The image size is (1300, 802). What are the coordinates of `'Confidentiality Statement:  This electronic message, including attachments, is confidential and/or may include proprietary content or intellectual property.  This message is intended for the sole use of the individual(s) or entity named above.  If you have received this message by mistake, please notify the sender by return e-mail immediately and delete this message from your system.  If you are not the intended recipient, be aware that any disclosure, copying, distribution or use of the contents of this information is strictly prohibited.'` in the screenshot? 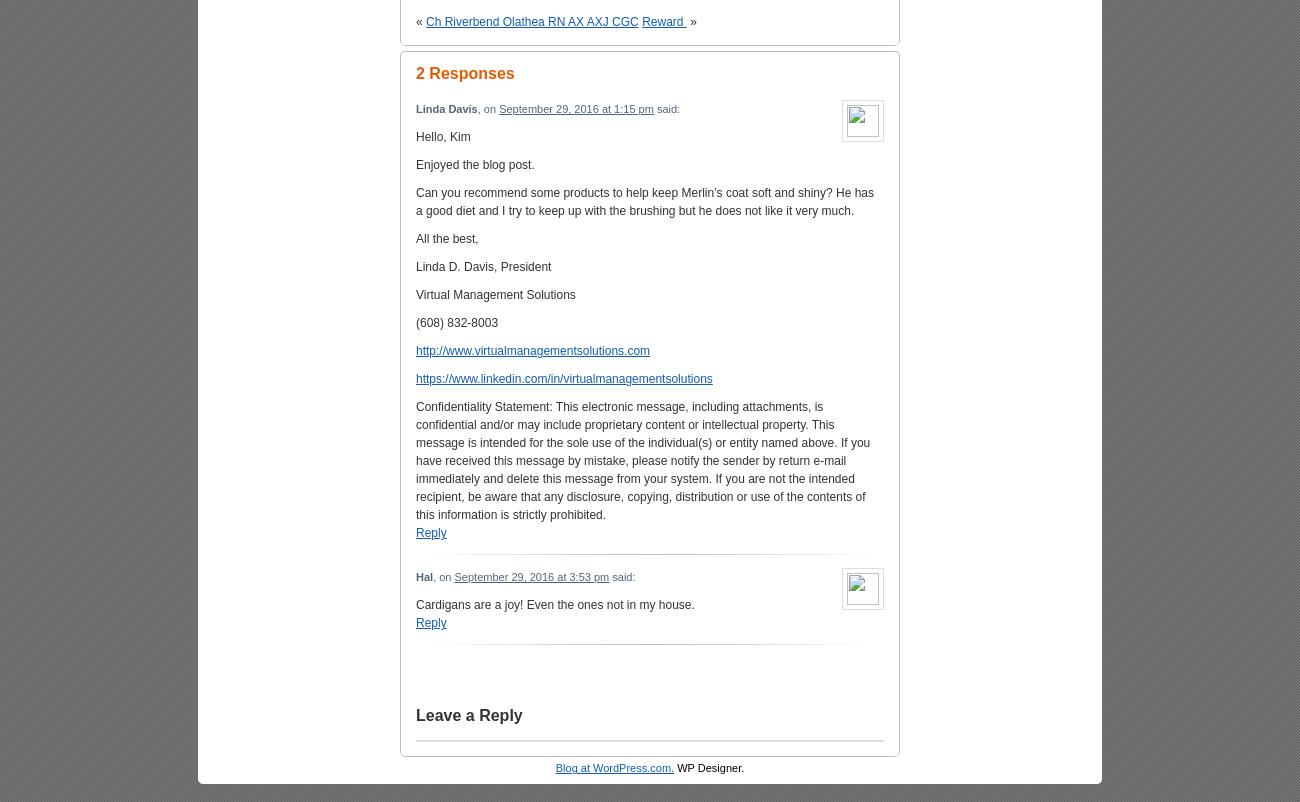 It's located at (642, 459).